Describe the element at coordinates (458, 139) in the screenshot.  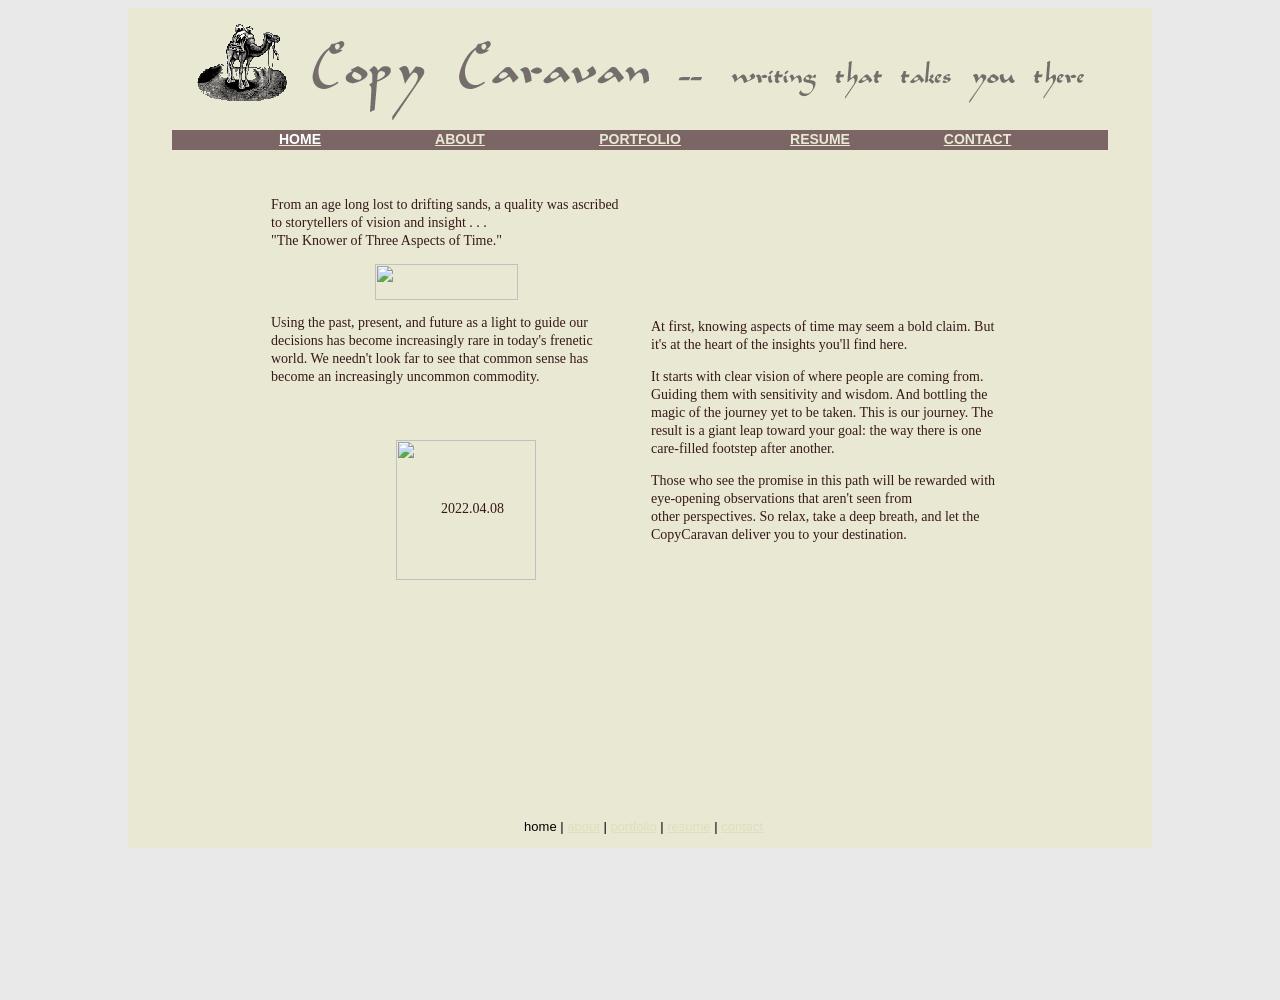
I see `'ABOUT'` at that location.